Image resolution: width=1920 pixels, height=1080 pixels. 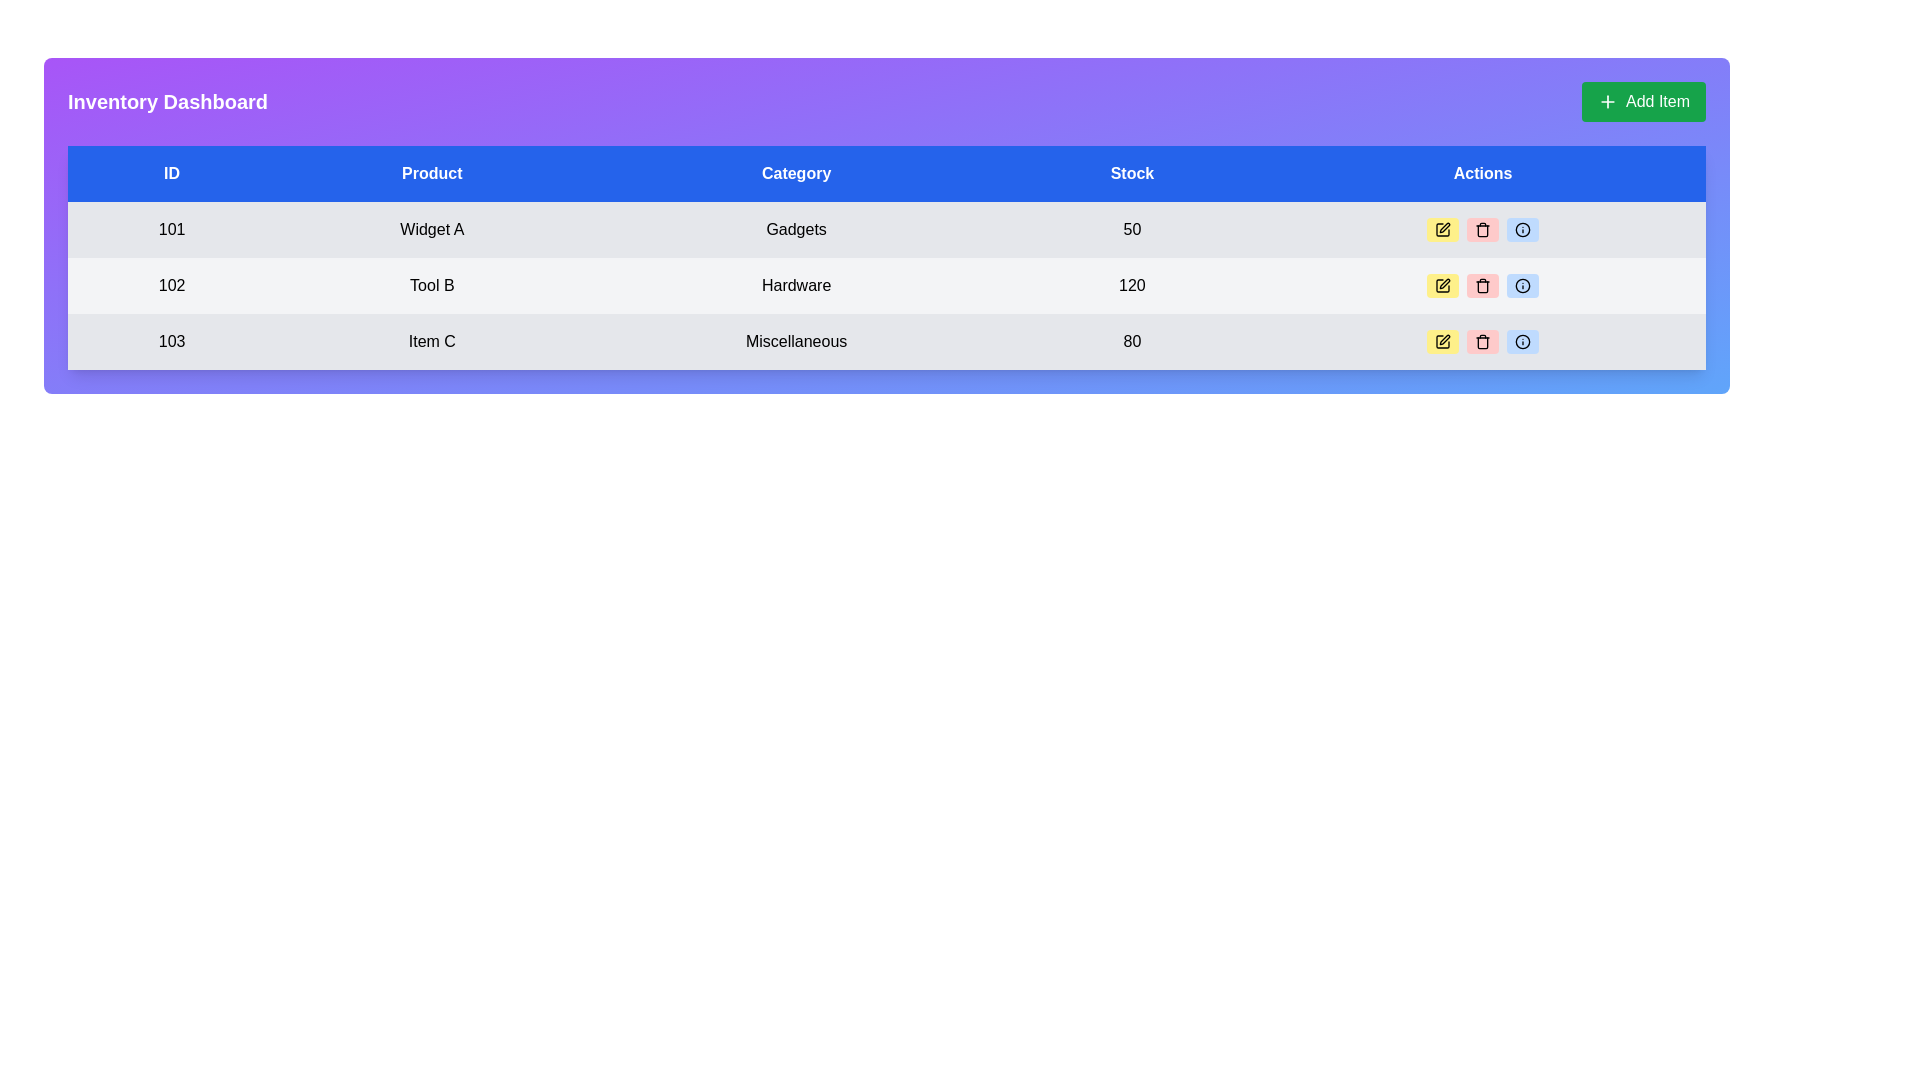 What do you see at coordinates (1443, 229) in the screenshot?
I see `the edit button in the 'Actions' column of the first row in the table` at bounding box center [1443, 229].